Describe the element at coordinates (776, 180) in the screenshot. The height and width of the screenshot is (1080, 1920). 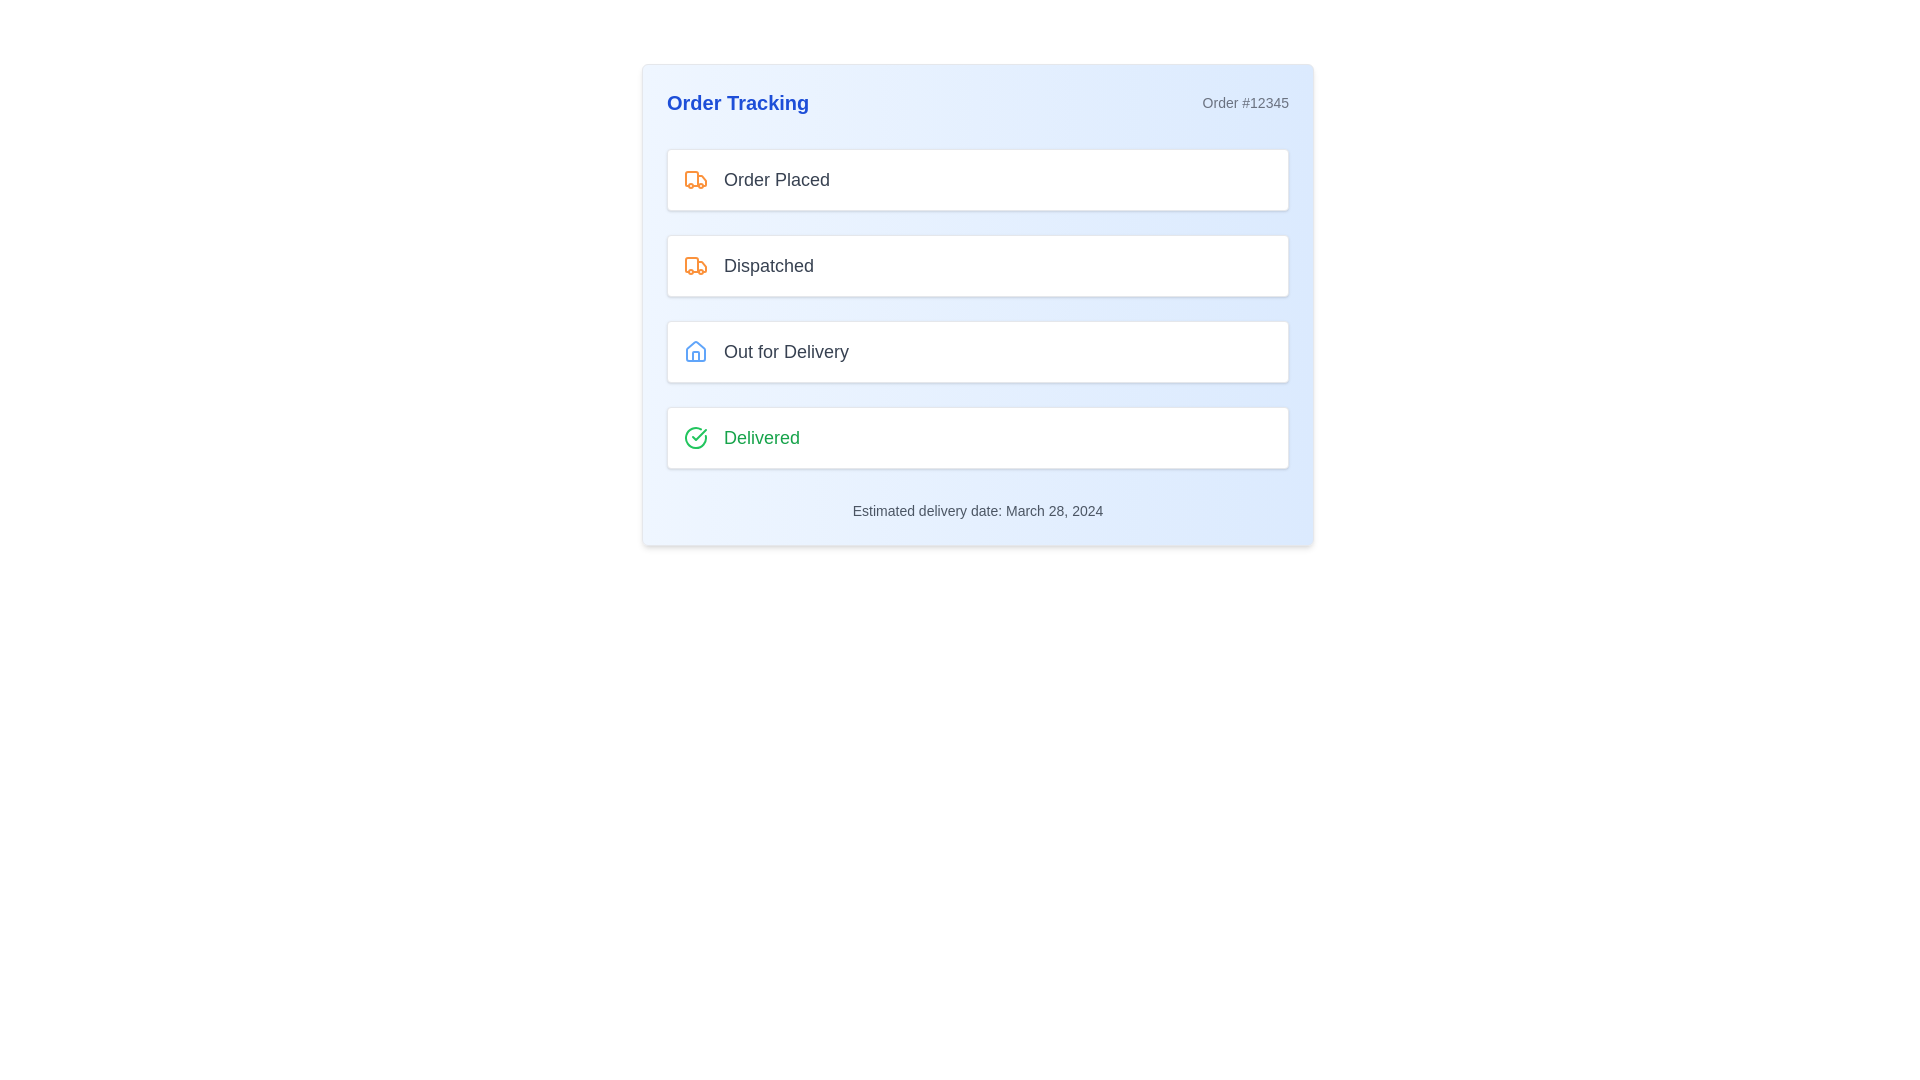
I see `the status indicator text label that shows an order has been placed, located within the first item of the order tracking list, to the right of the orange truck icon` at that location.